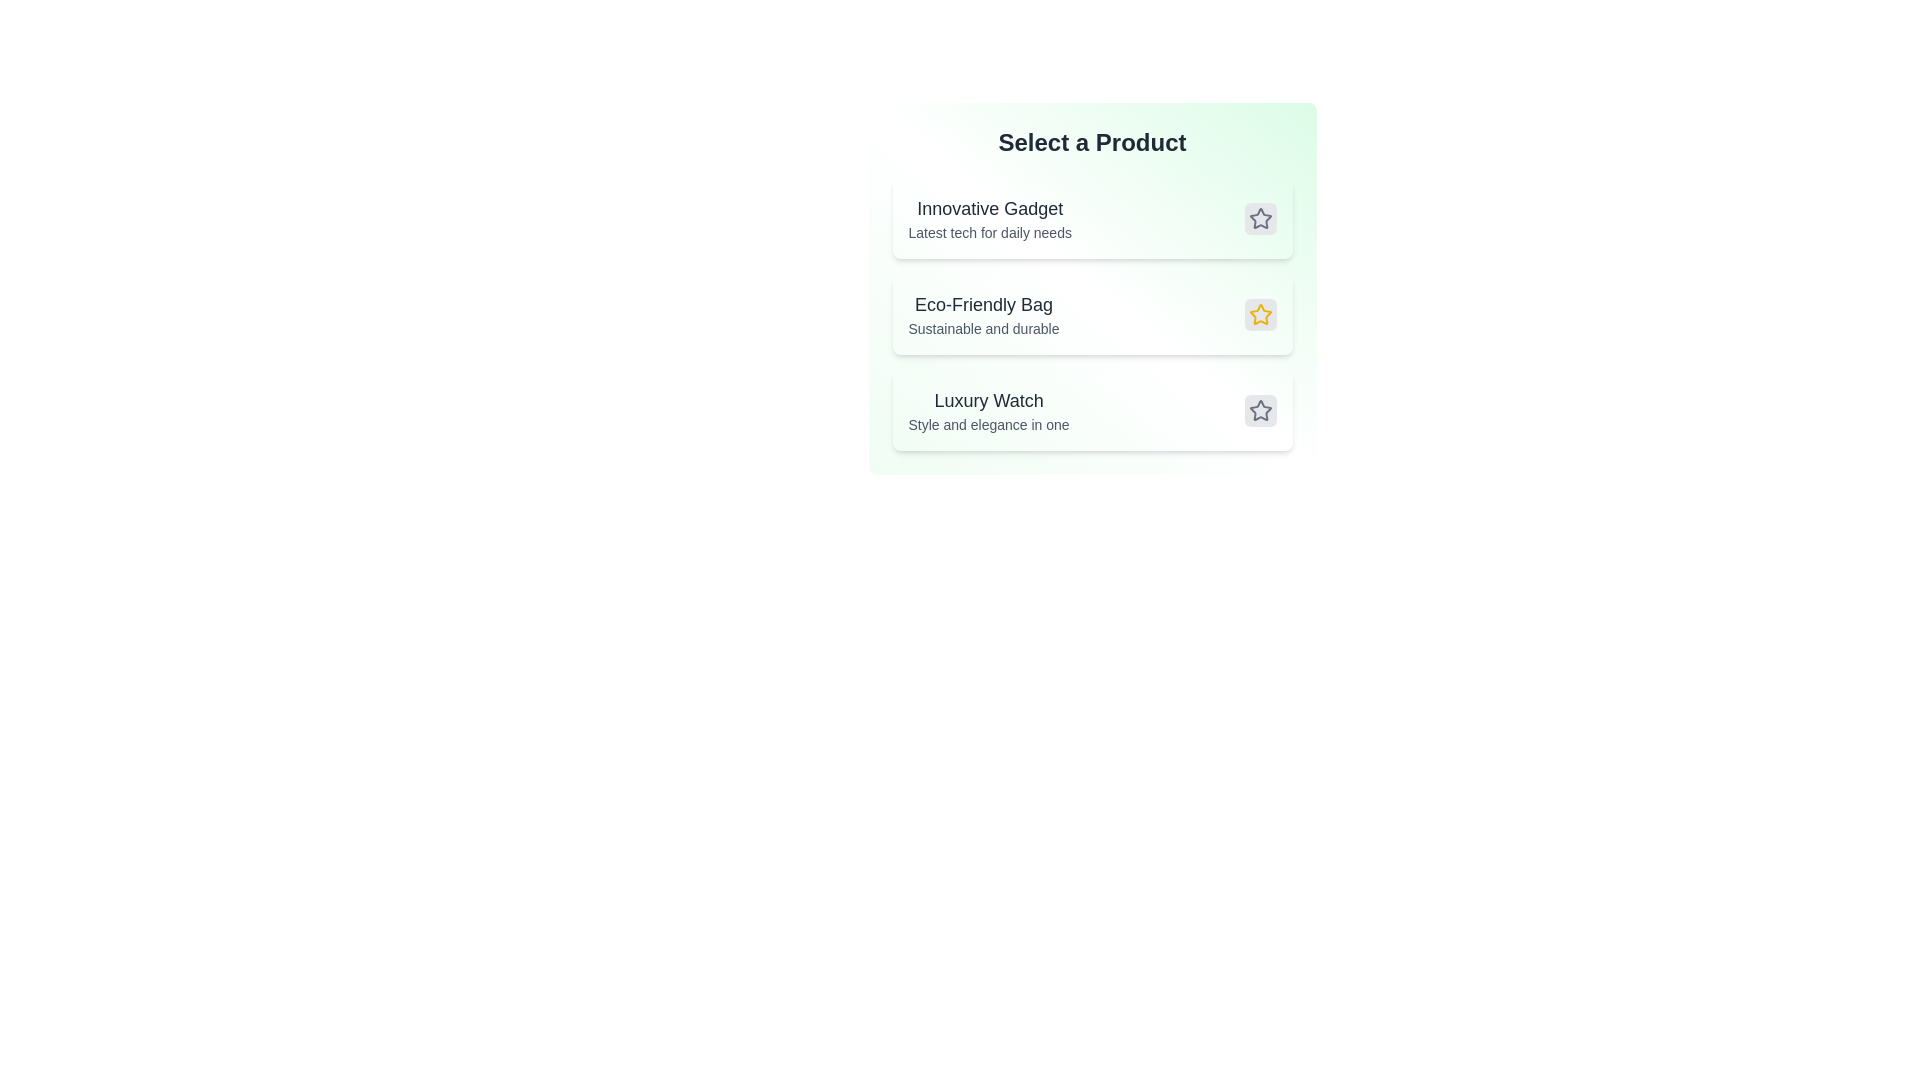 The height and width of the screenshot is (1080, 1920). What do you see at coordinates (1259, 219) in the screenshot?
I see `the product by clicking on the star button associated with Innovative Gadget` at bounding box center [1259, 219].